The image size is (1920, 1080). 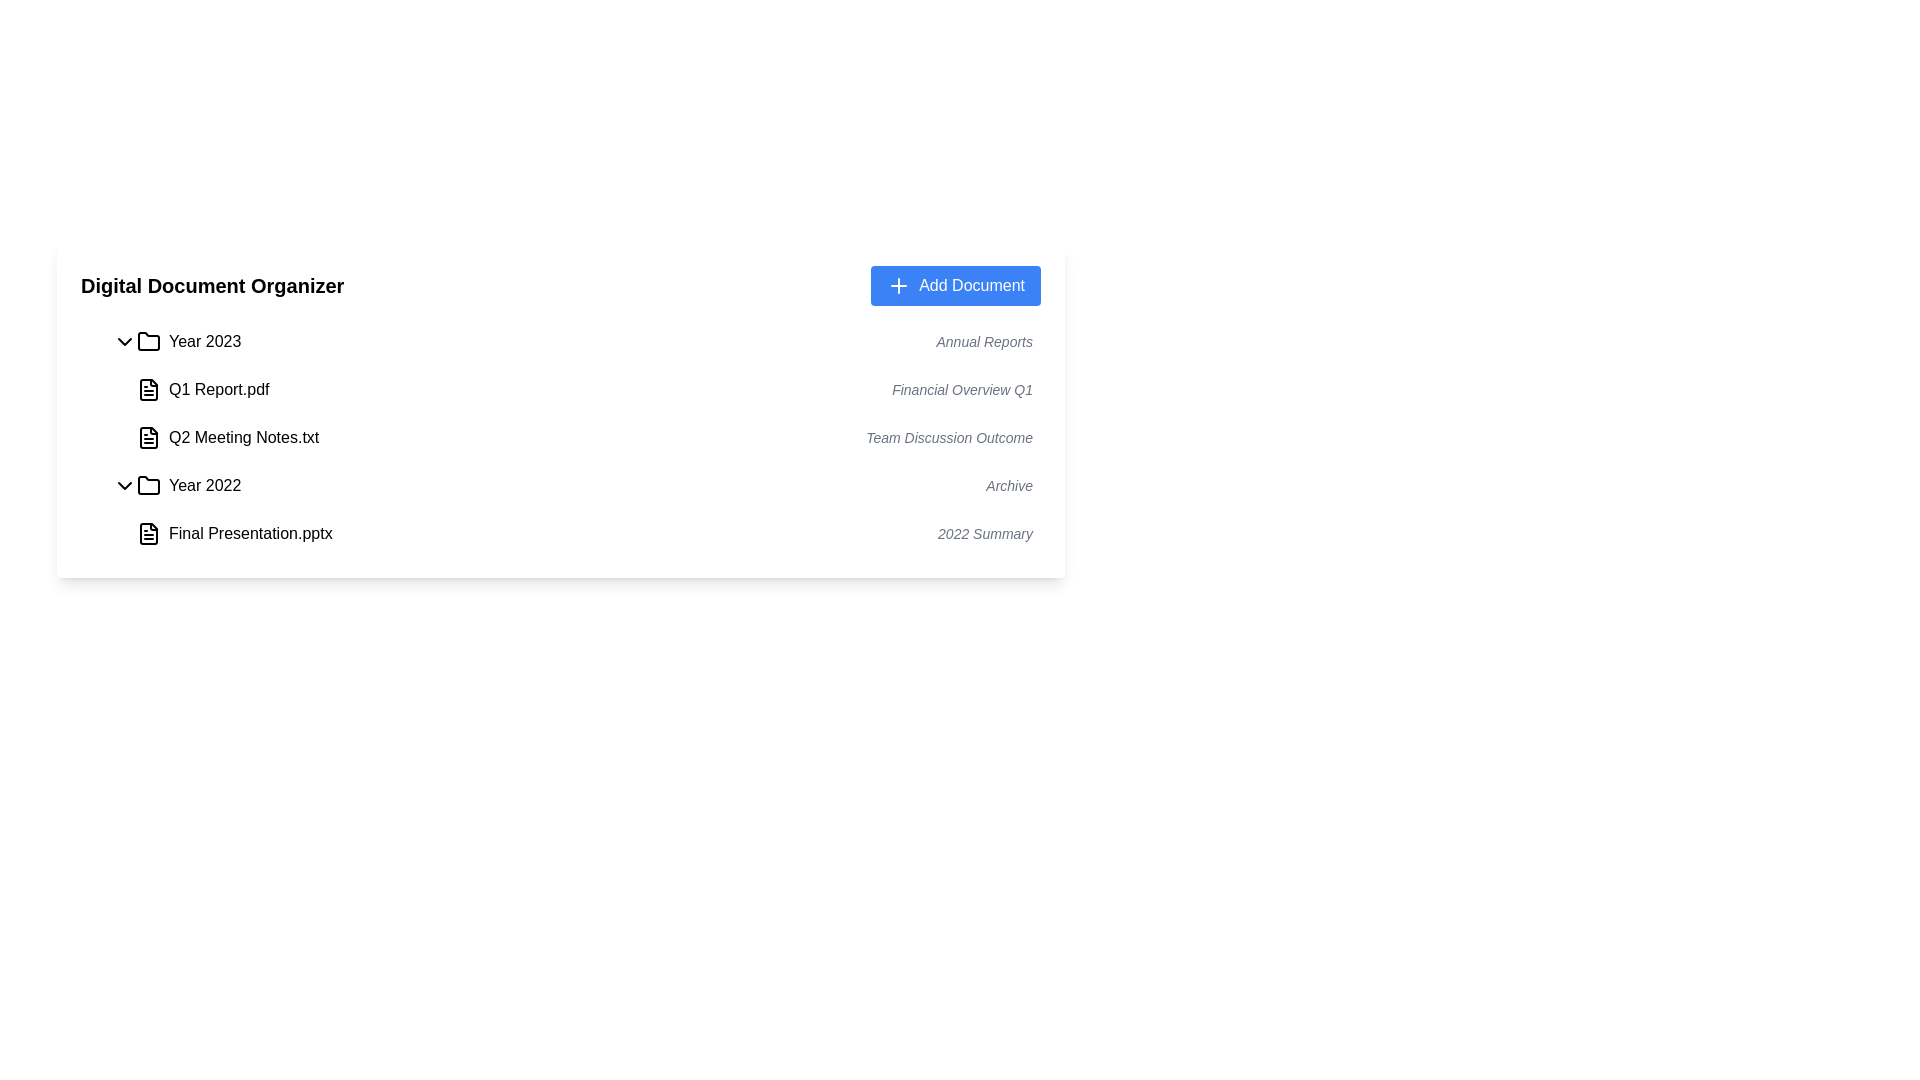 What do you see at coordinates (584, 532) in the screenshot?
I see `the first file entry listed under the 'Year 2022' section` at bounding box center [584, 532].